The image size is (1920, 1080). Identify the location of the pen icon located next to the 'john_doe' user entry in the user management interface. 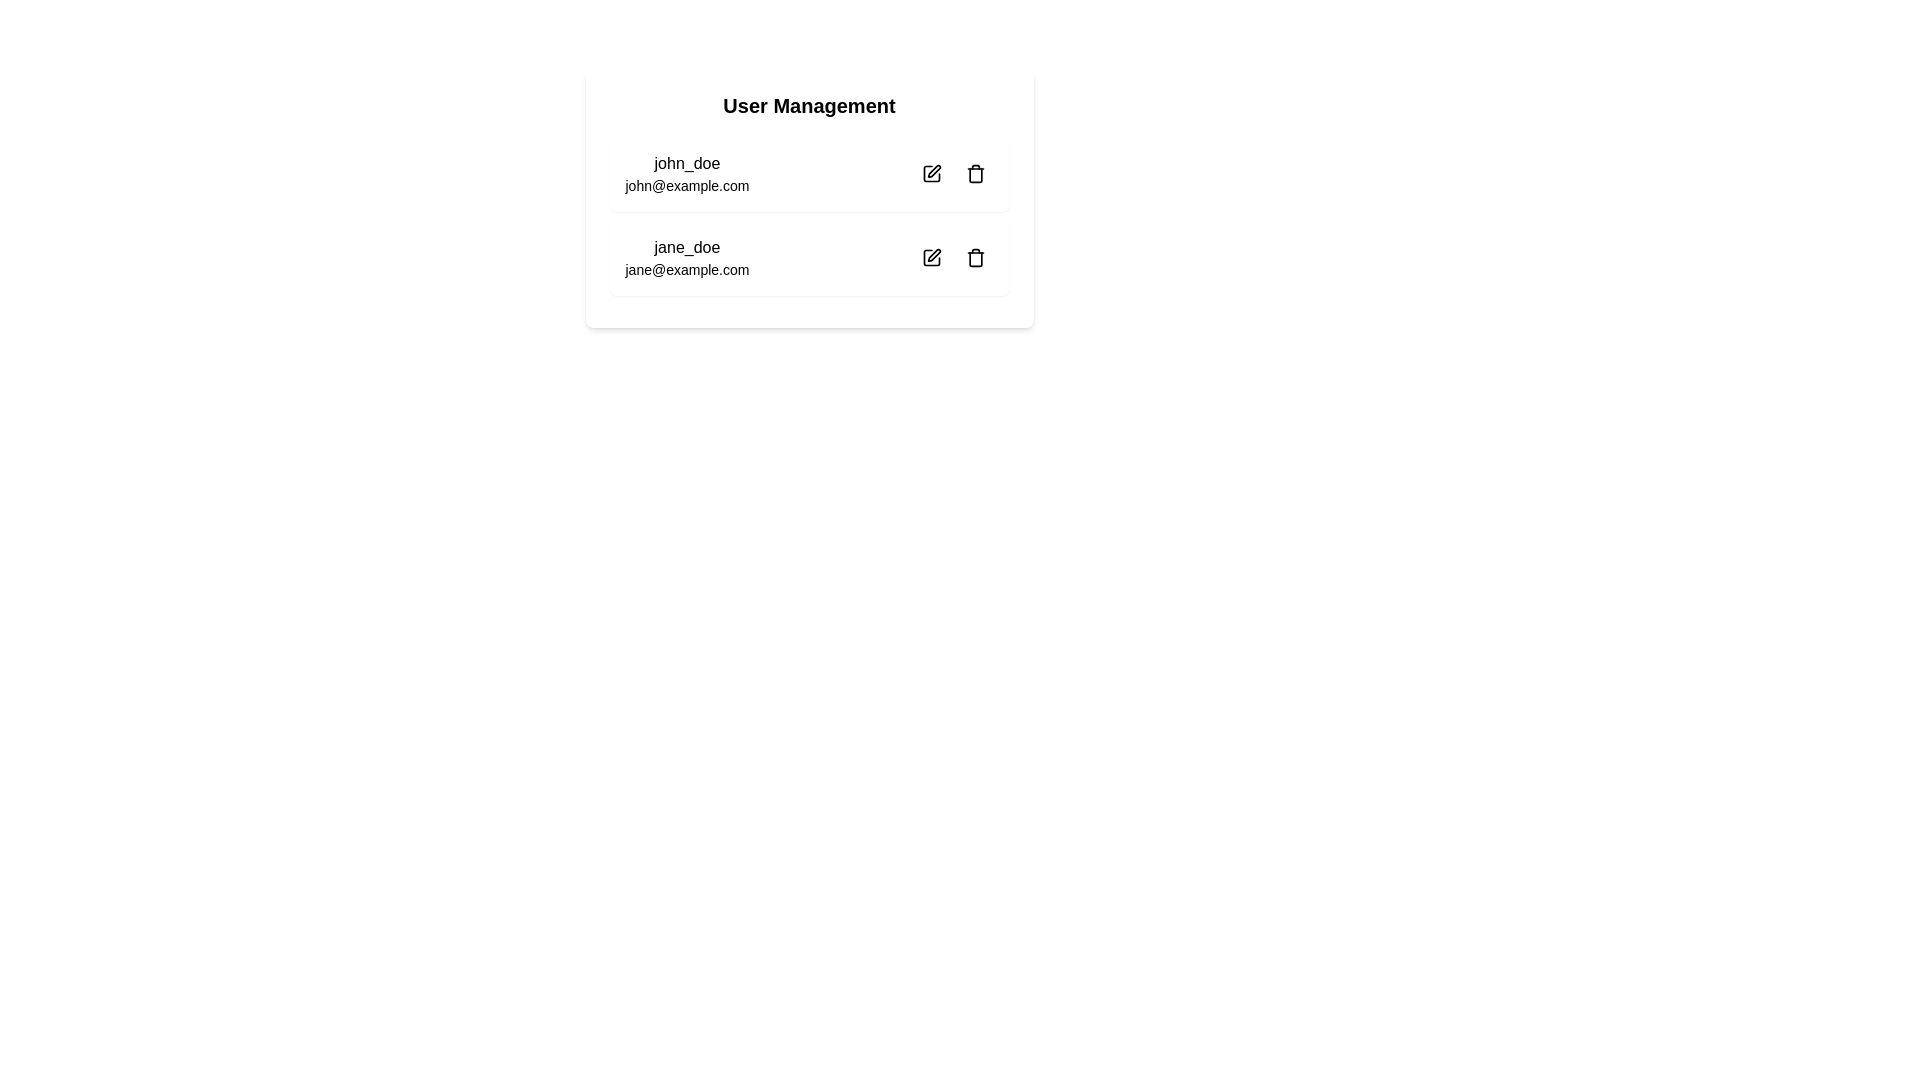
(933, 170).